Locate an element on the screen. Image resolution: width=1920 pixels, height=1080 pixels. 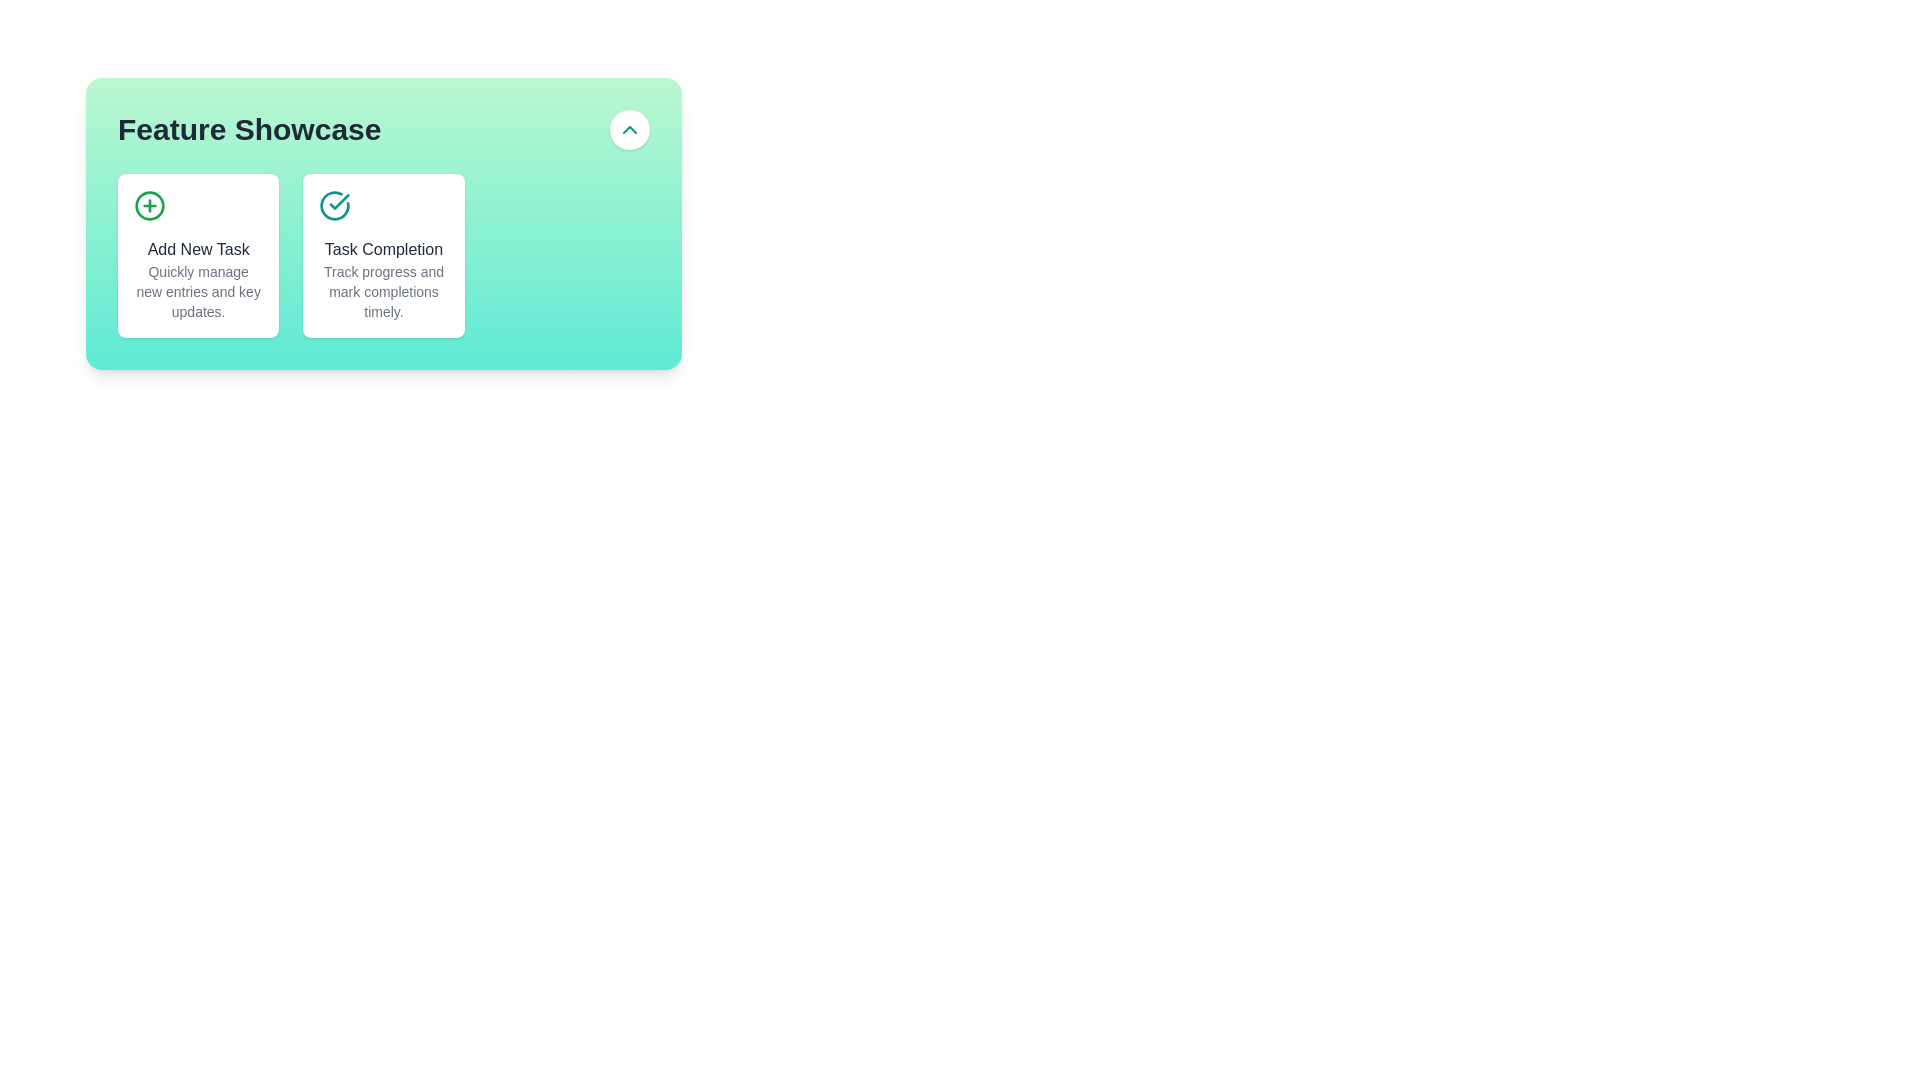
the 'Task Completion' text label, which is styled with a medium font and appears prominently in black within its box, located in the second card of the 'Feature Showcase' section is located at coordinates (384, 249).